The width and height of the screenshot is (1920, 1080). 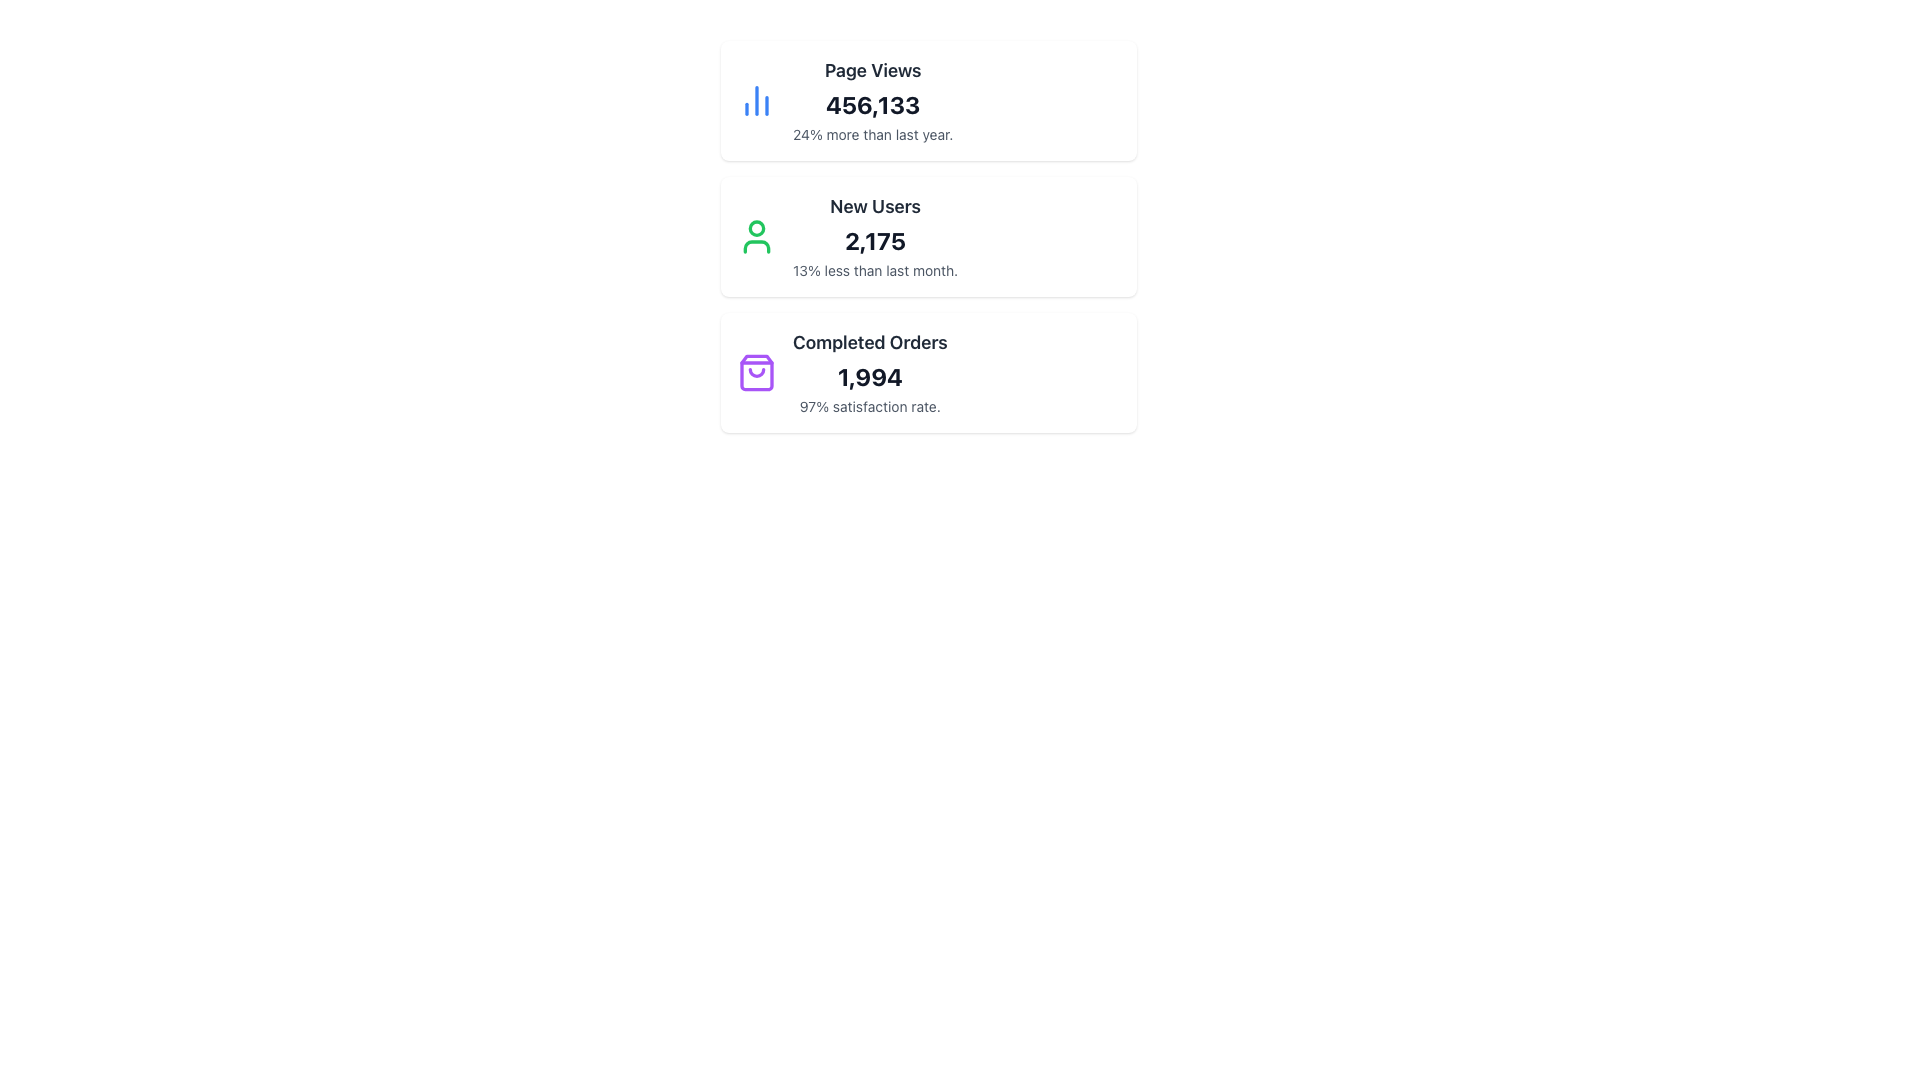 What do you see at coordinates (875, 207) in the screenshot?
I see `the 'New Users' text label, which is prominently displayed in bold and slightly enlarged font within the statistics card` at bounding box center [875, 207].